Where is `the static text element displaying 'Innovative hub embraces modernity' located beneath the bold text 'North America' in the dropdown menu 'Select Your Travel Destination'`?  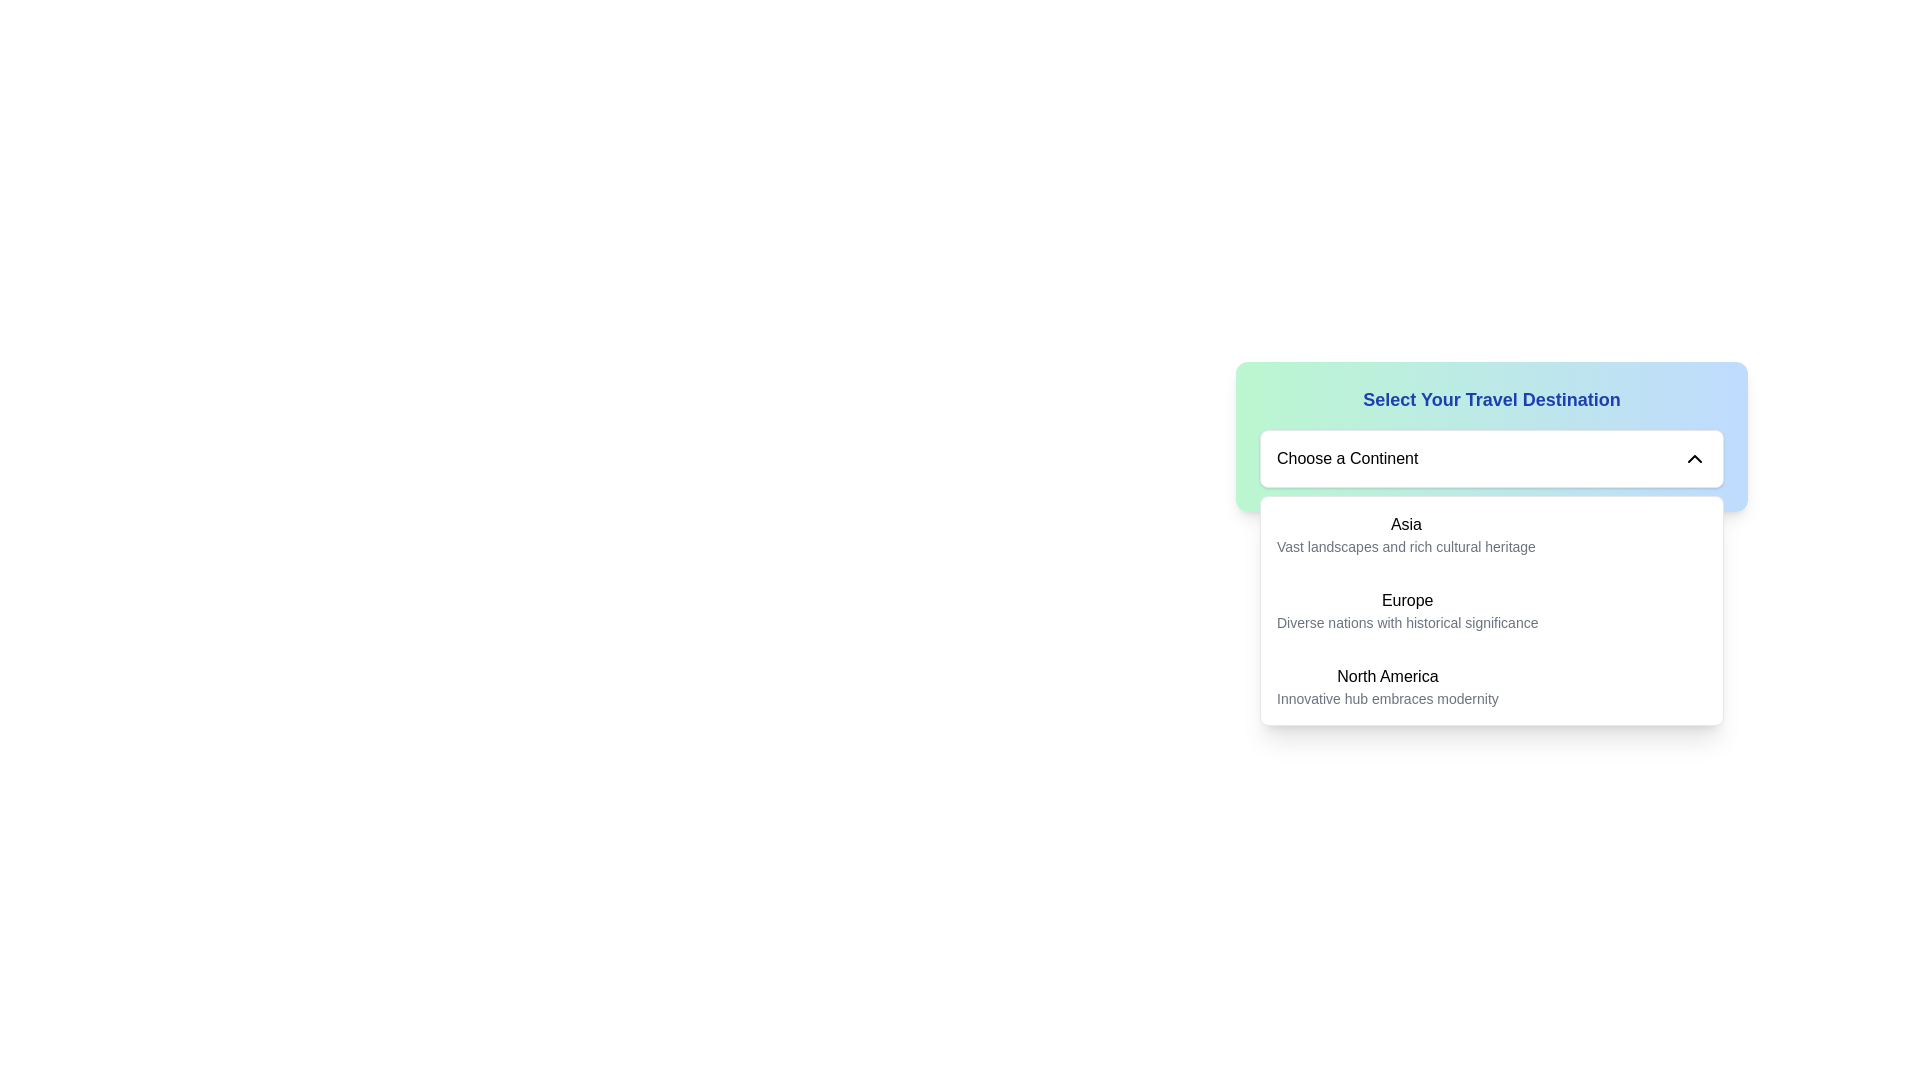
the static text element displaying 'Innovative hub embraces modernity' located beneath the bold text 'North America' in the dropdown menu 'Select Your Travel Destination' is located at coordinates (1386, 697).